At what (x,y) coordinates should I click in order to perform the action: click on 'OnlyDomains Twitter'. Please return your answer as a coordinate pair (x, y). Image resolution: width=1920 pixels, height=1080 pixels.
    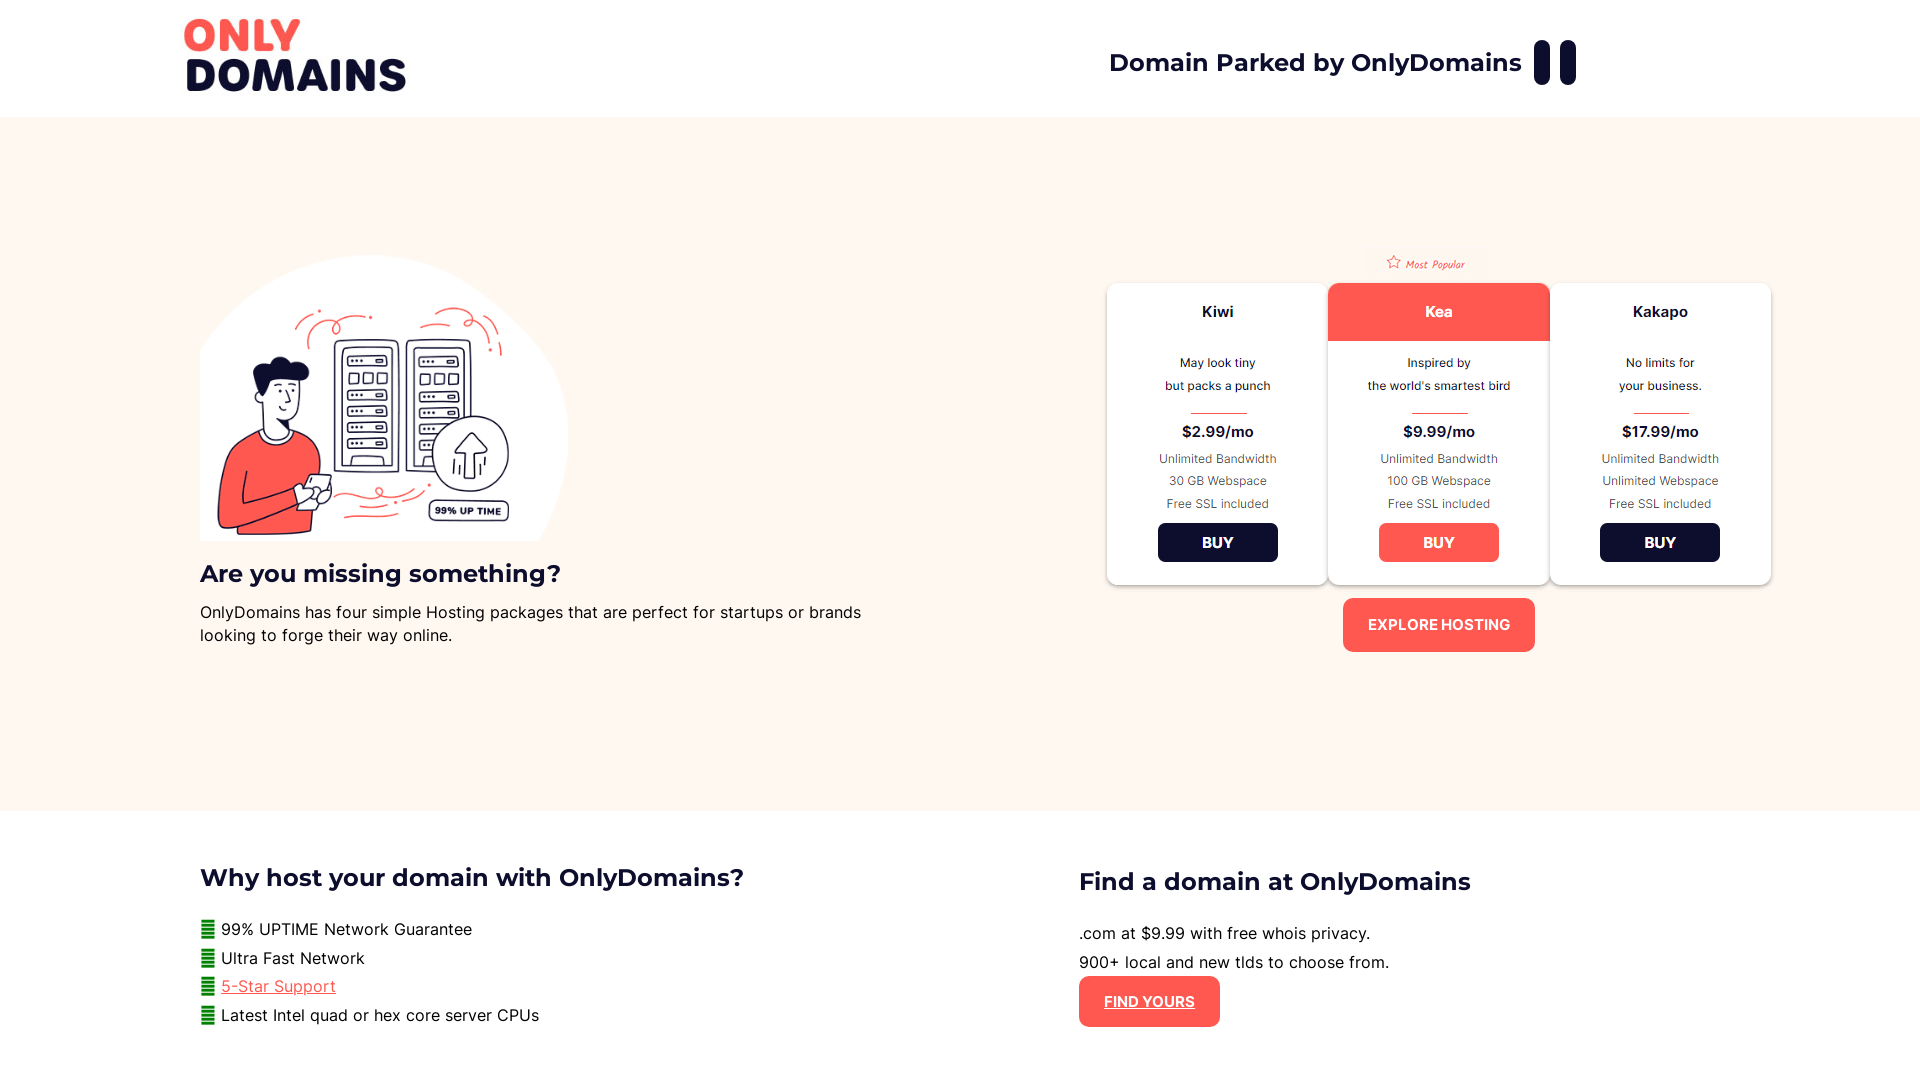
    Looking at the image, I should click on (1567, 61).